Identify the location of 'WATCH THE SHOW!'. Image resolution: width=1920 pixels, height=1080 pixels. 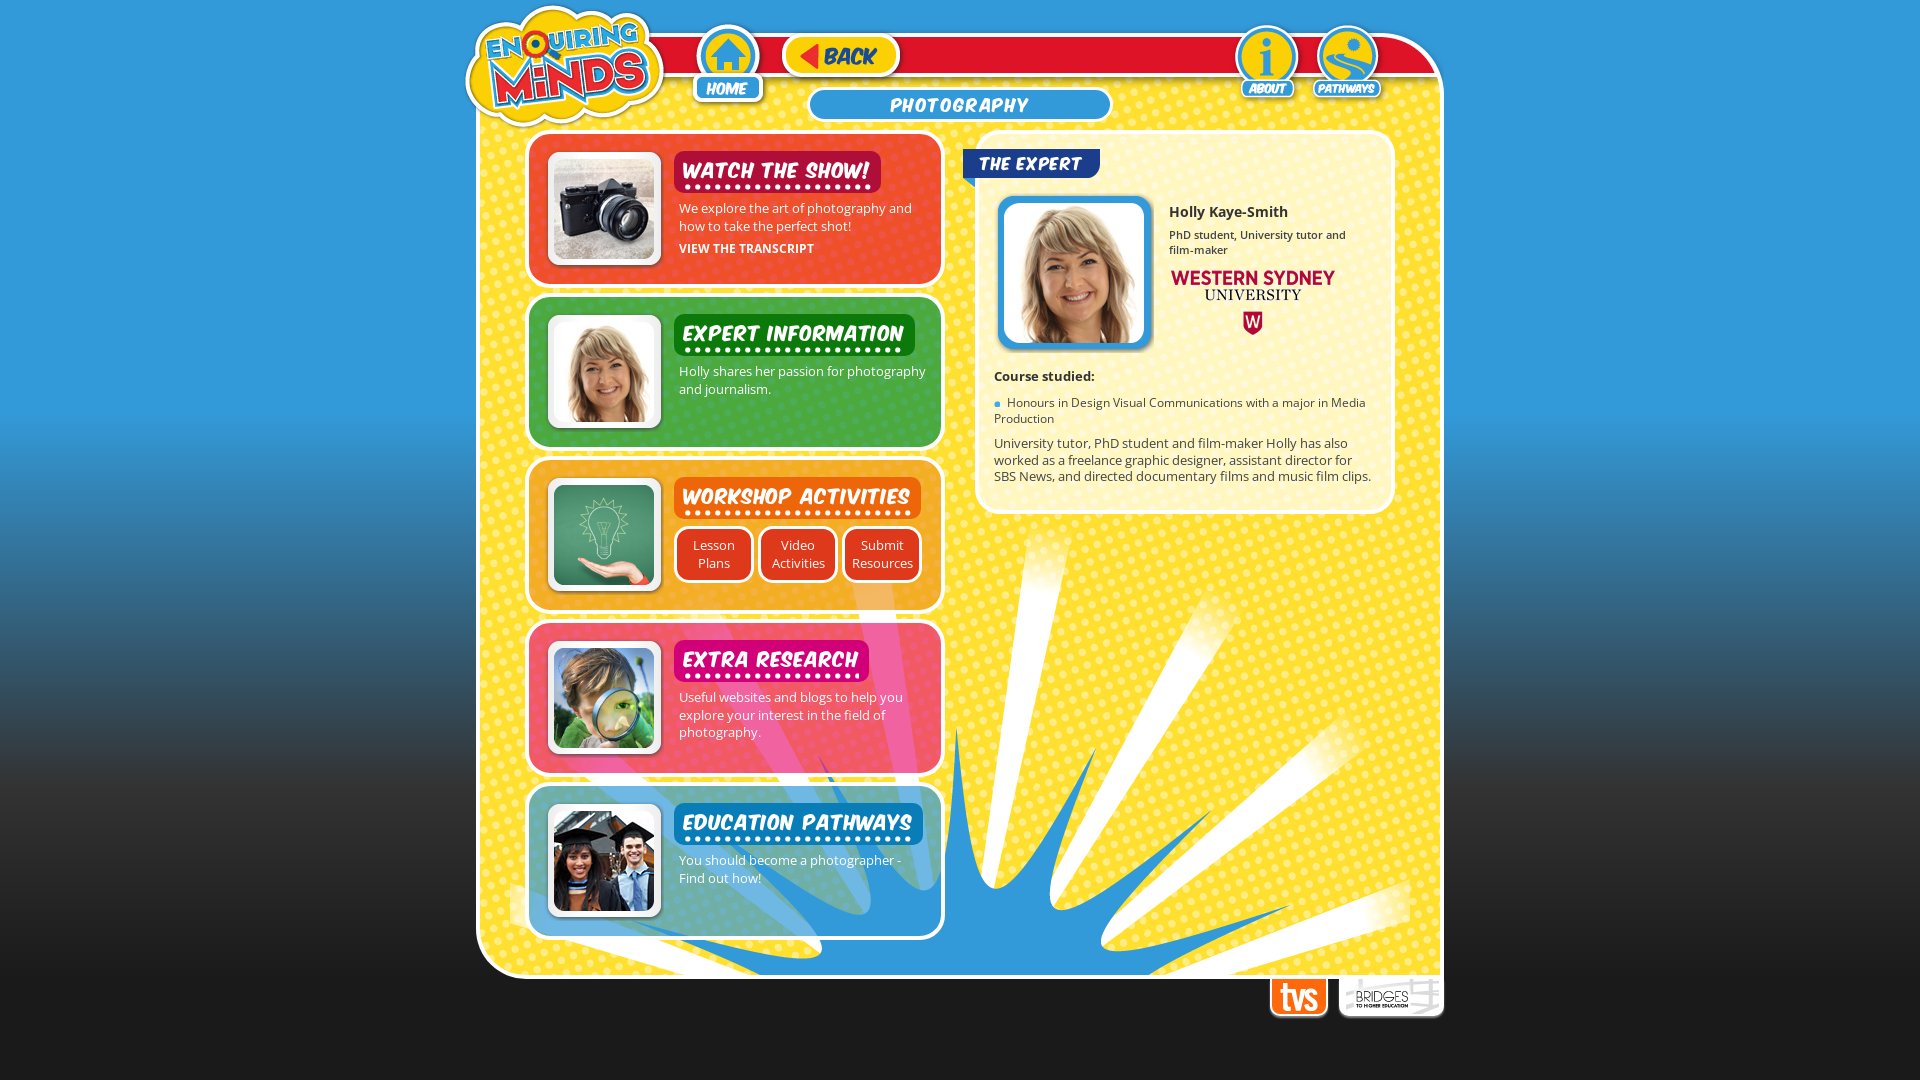
(776, 171).